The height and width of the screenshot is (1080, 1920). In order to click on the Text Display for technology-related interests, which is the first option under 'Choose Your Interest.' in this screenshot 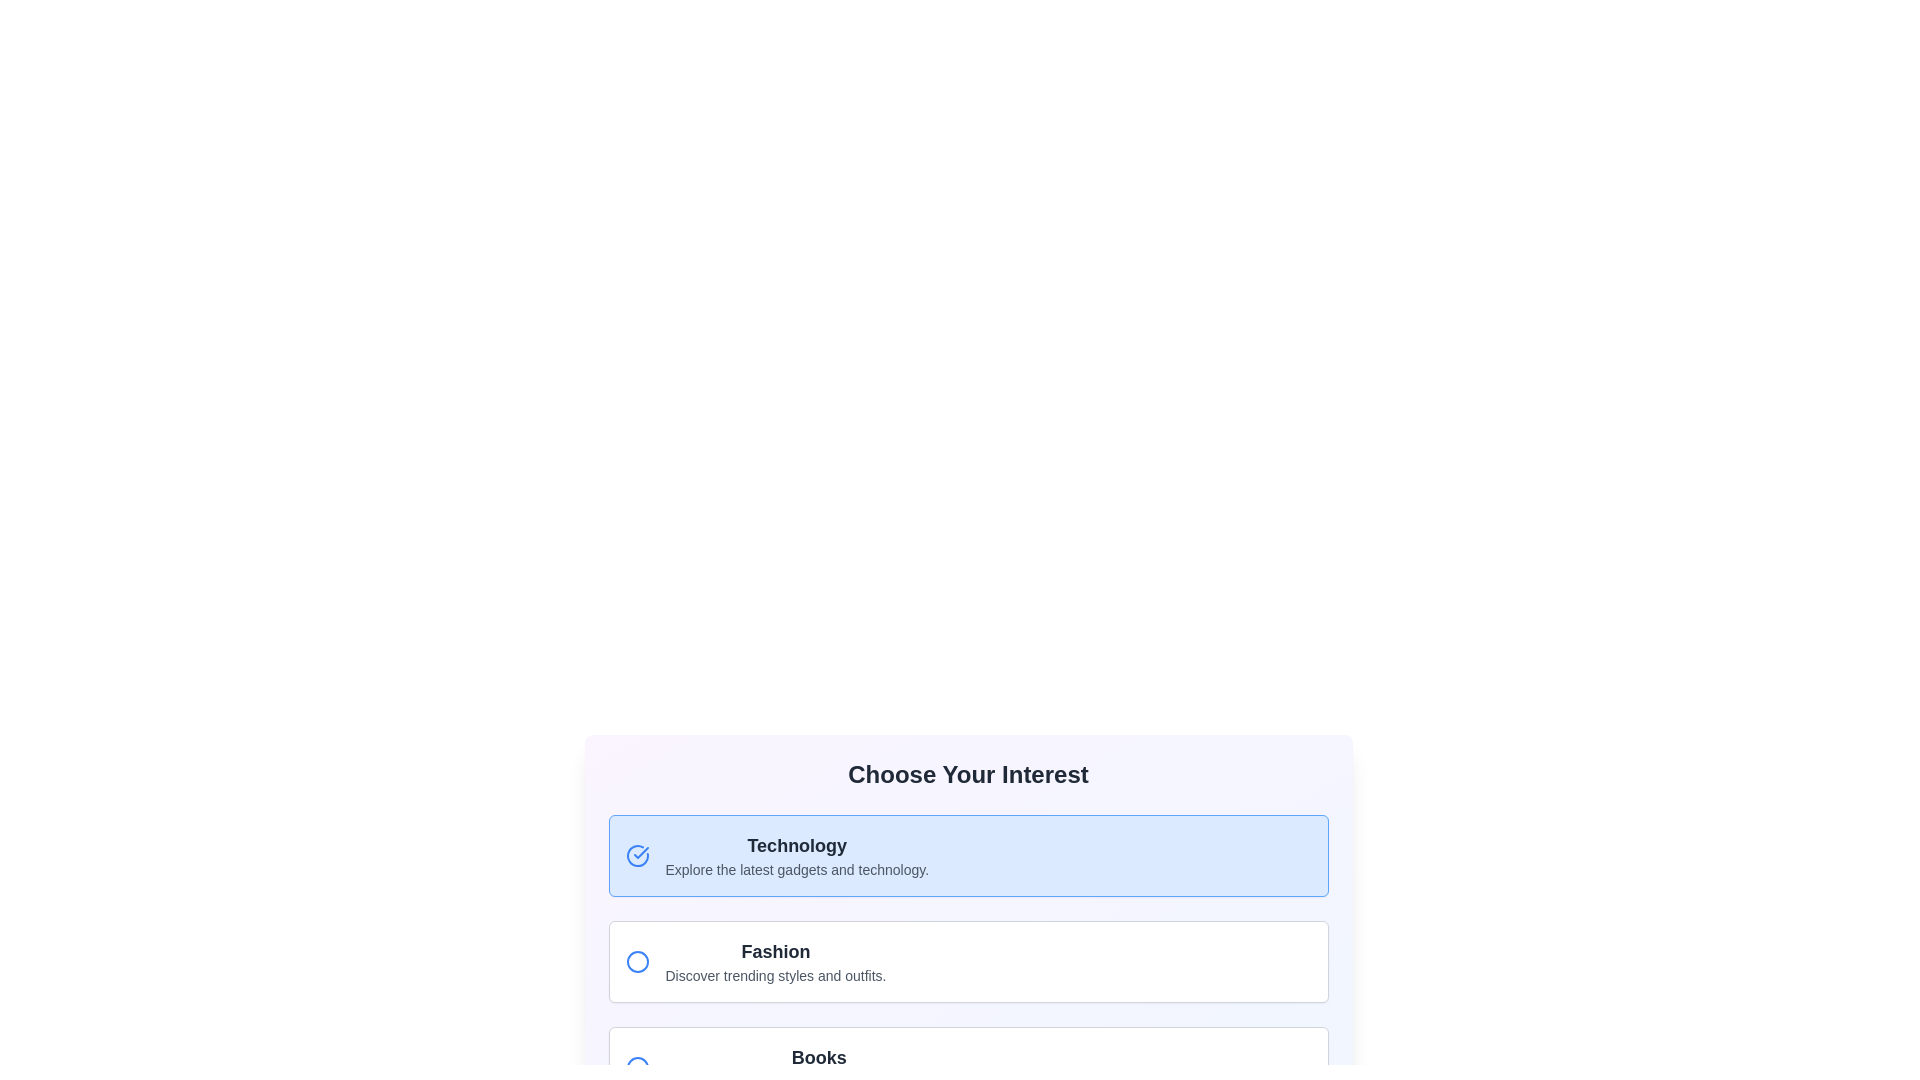, I will do `click(796, 855)`.